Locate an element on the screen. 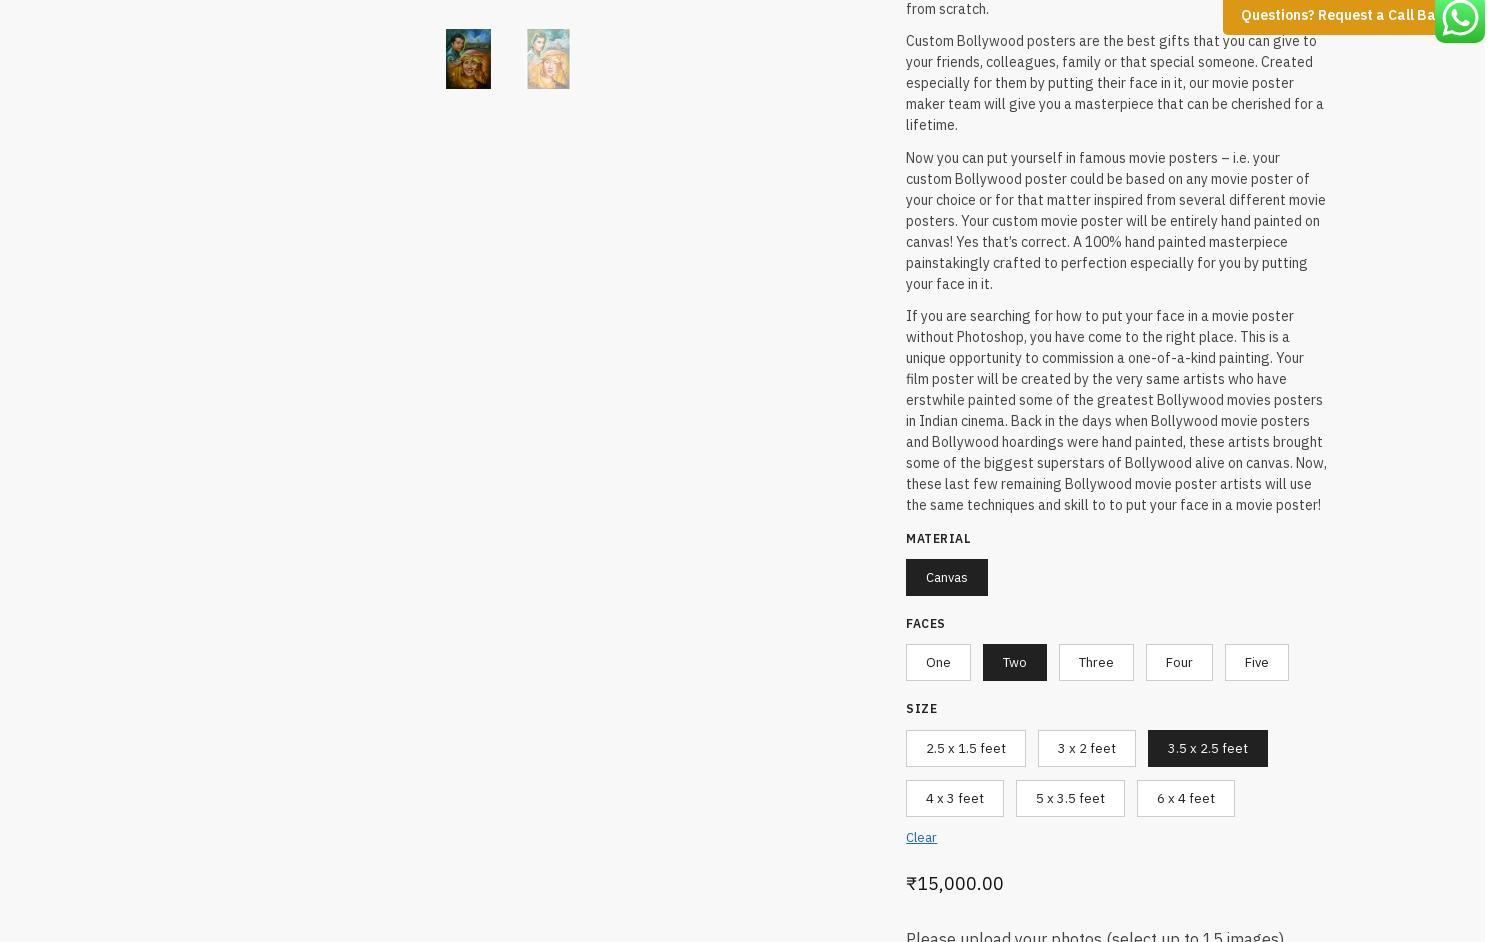 This screenshot has width=1500, height=942. 'Canvas' is located at coordinates (945, 573).